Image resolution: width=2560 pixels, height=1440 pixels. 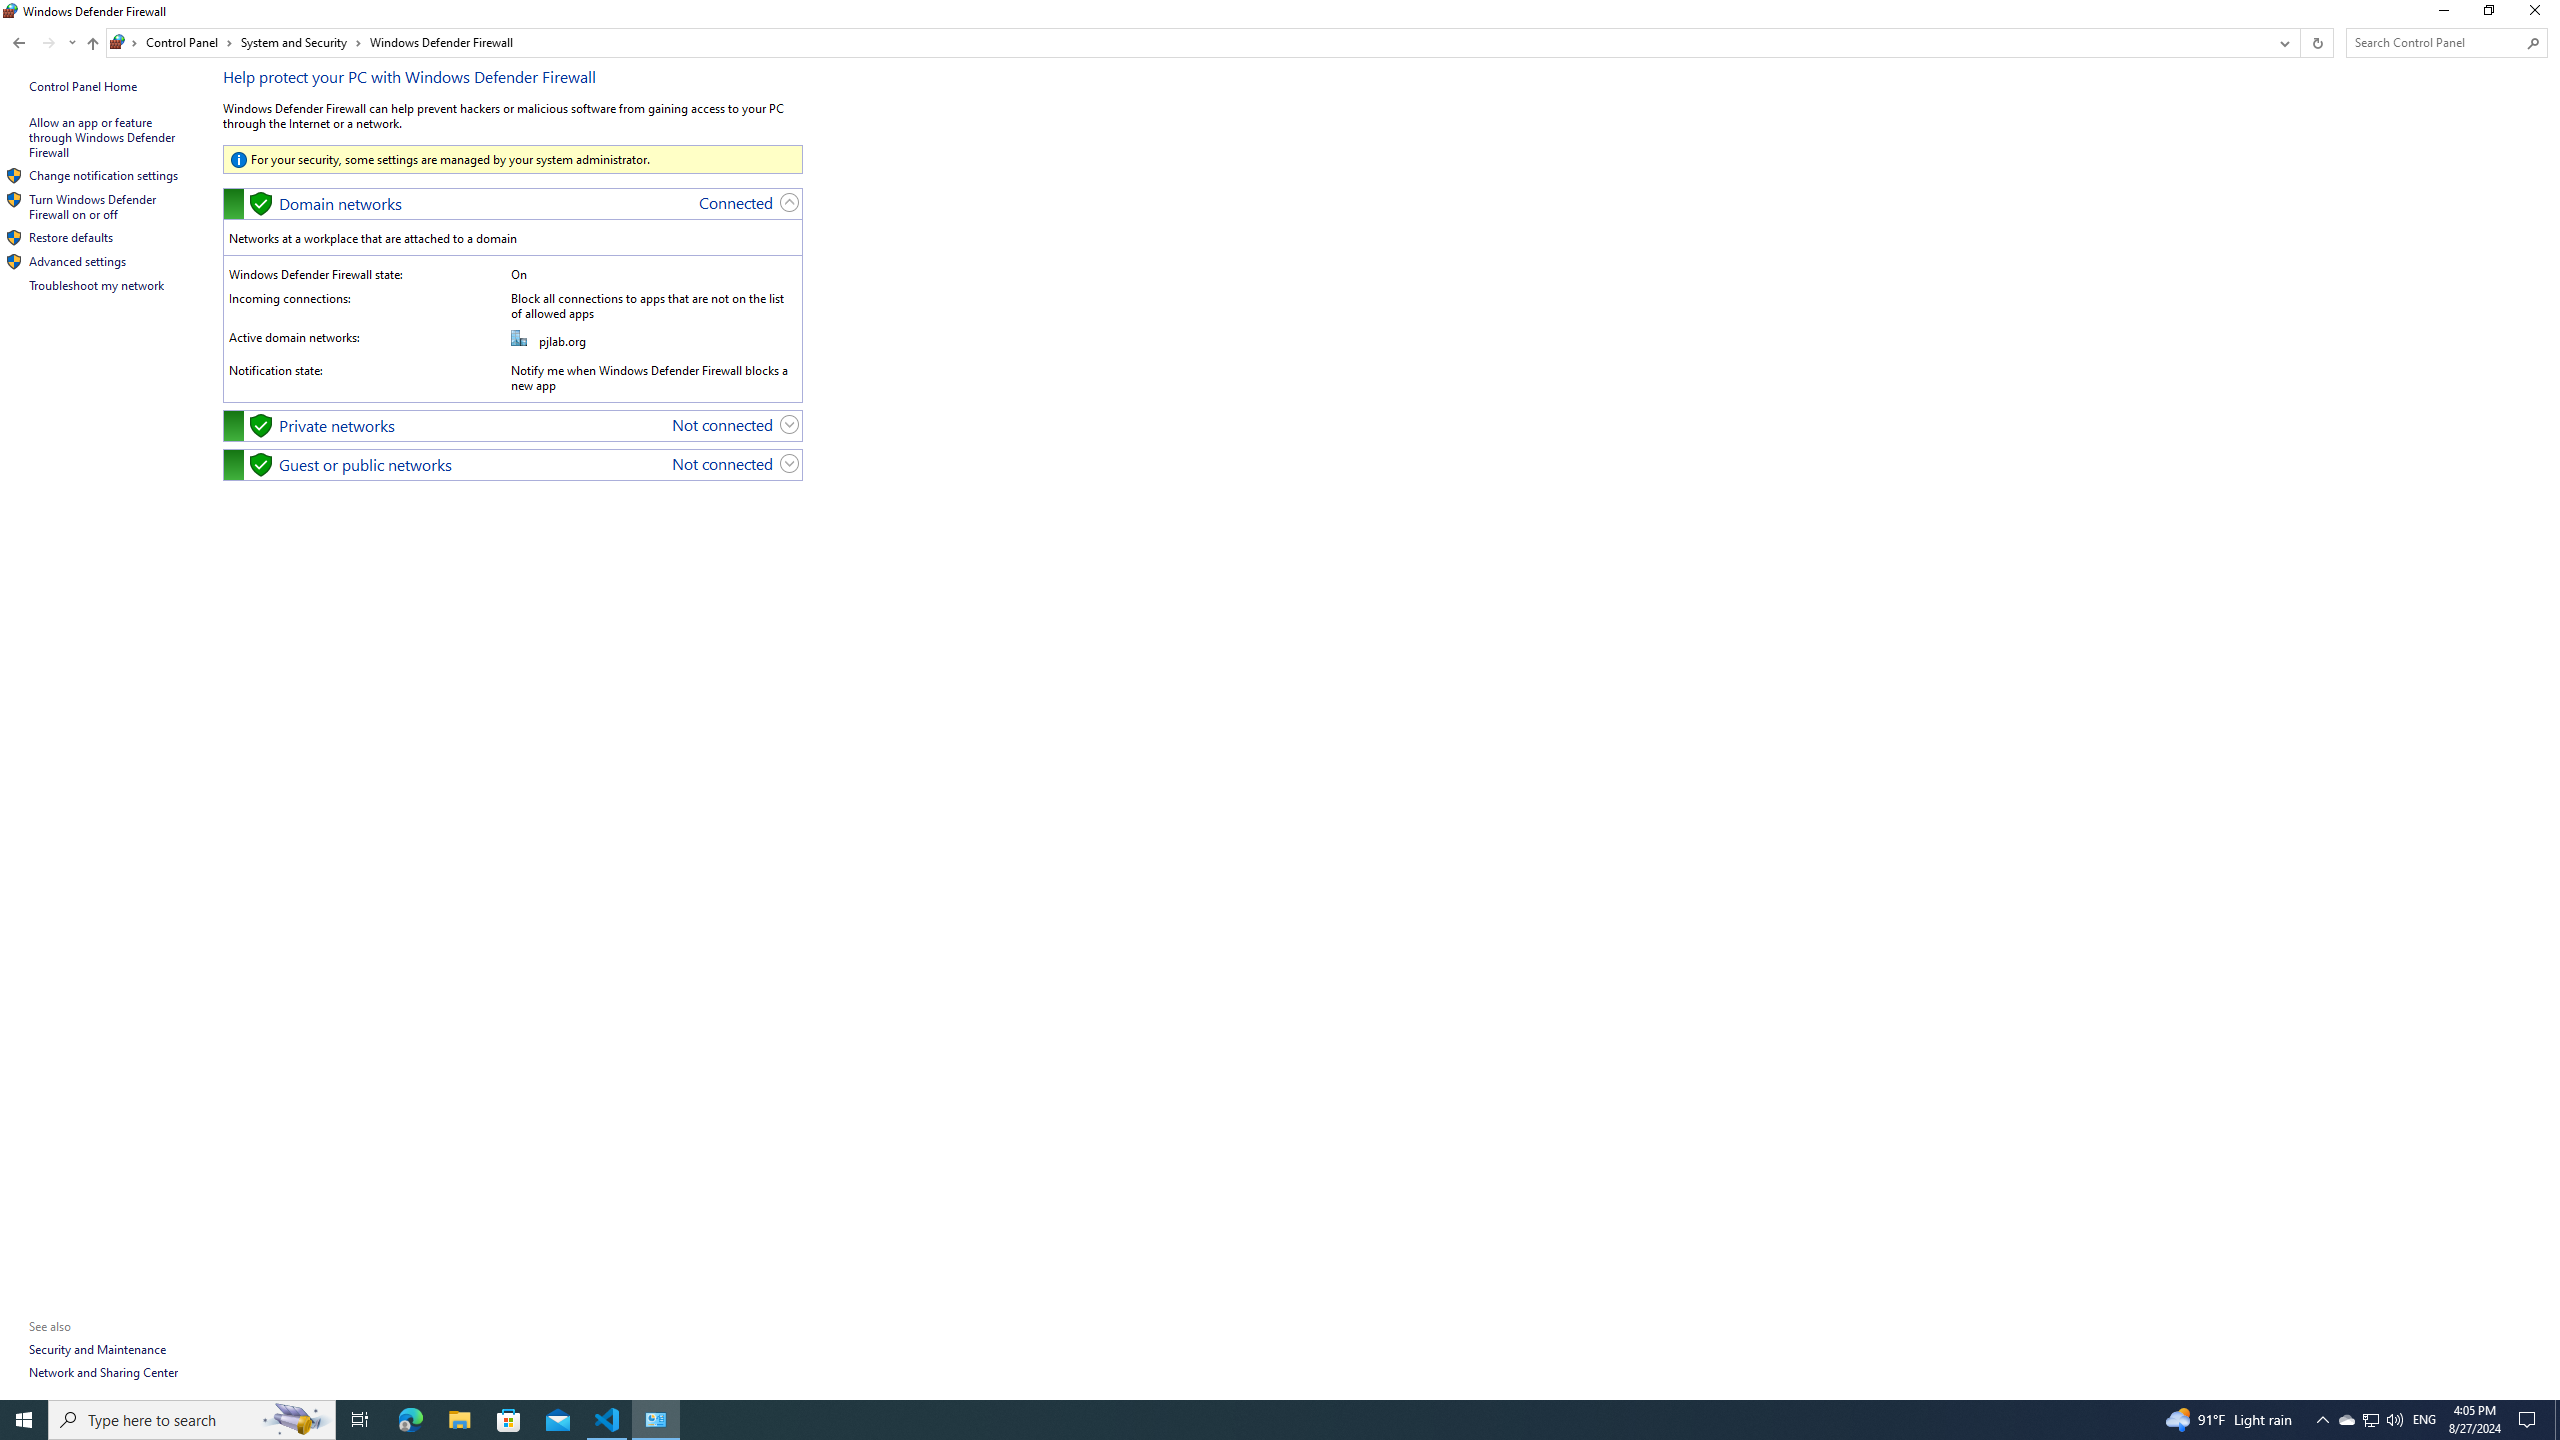 I want to click on 'System', so click(x=11, y=9).